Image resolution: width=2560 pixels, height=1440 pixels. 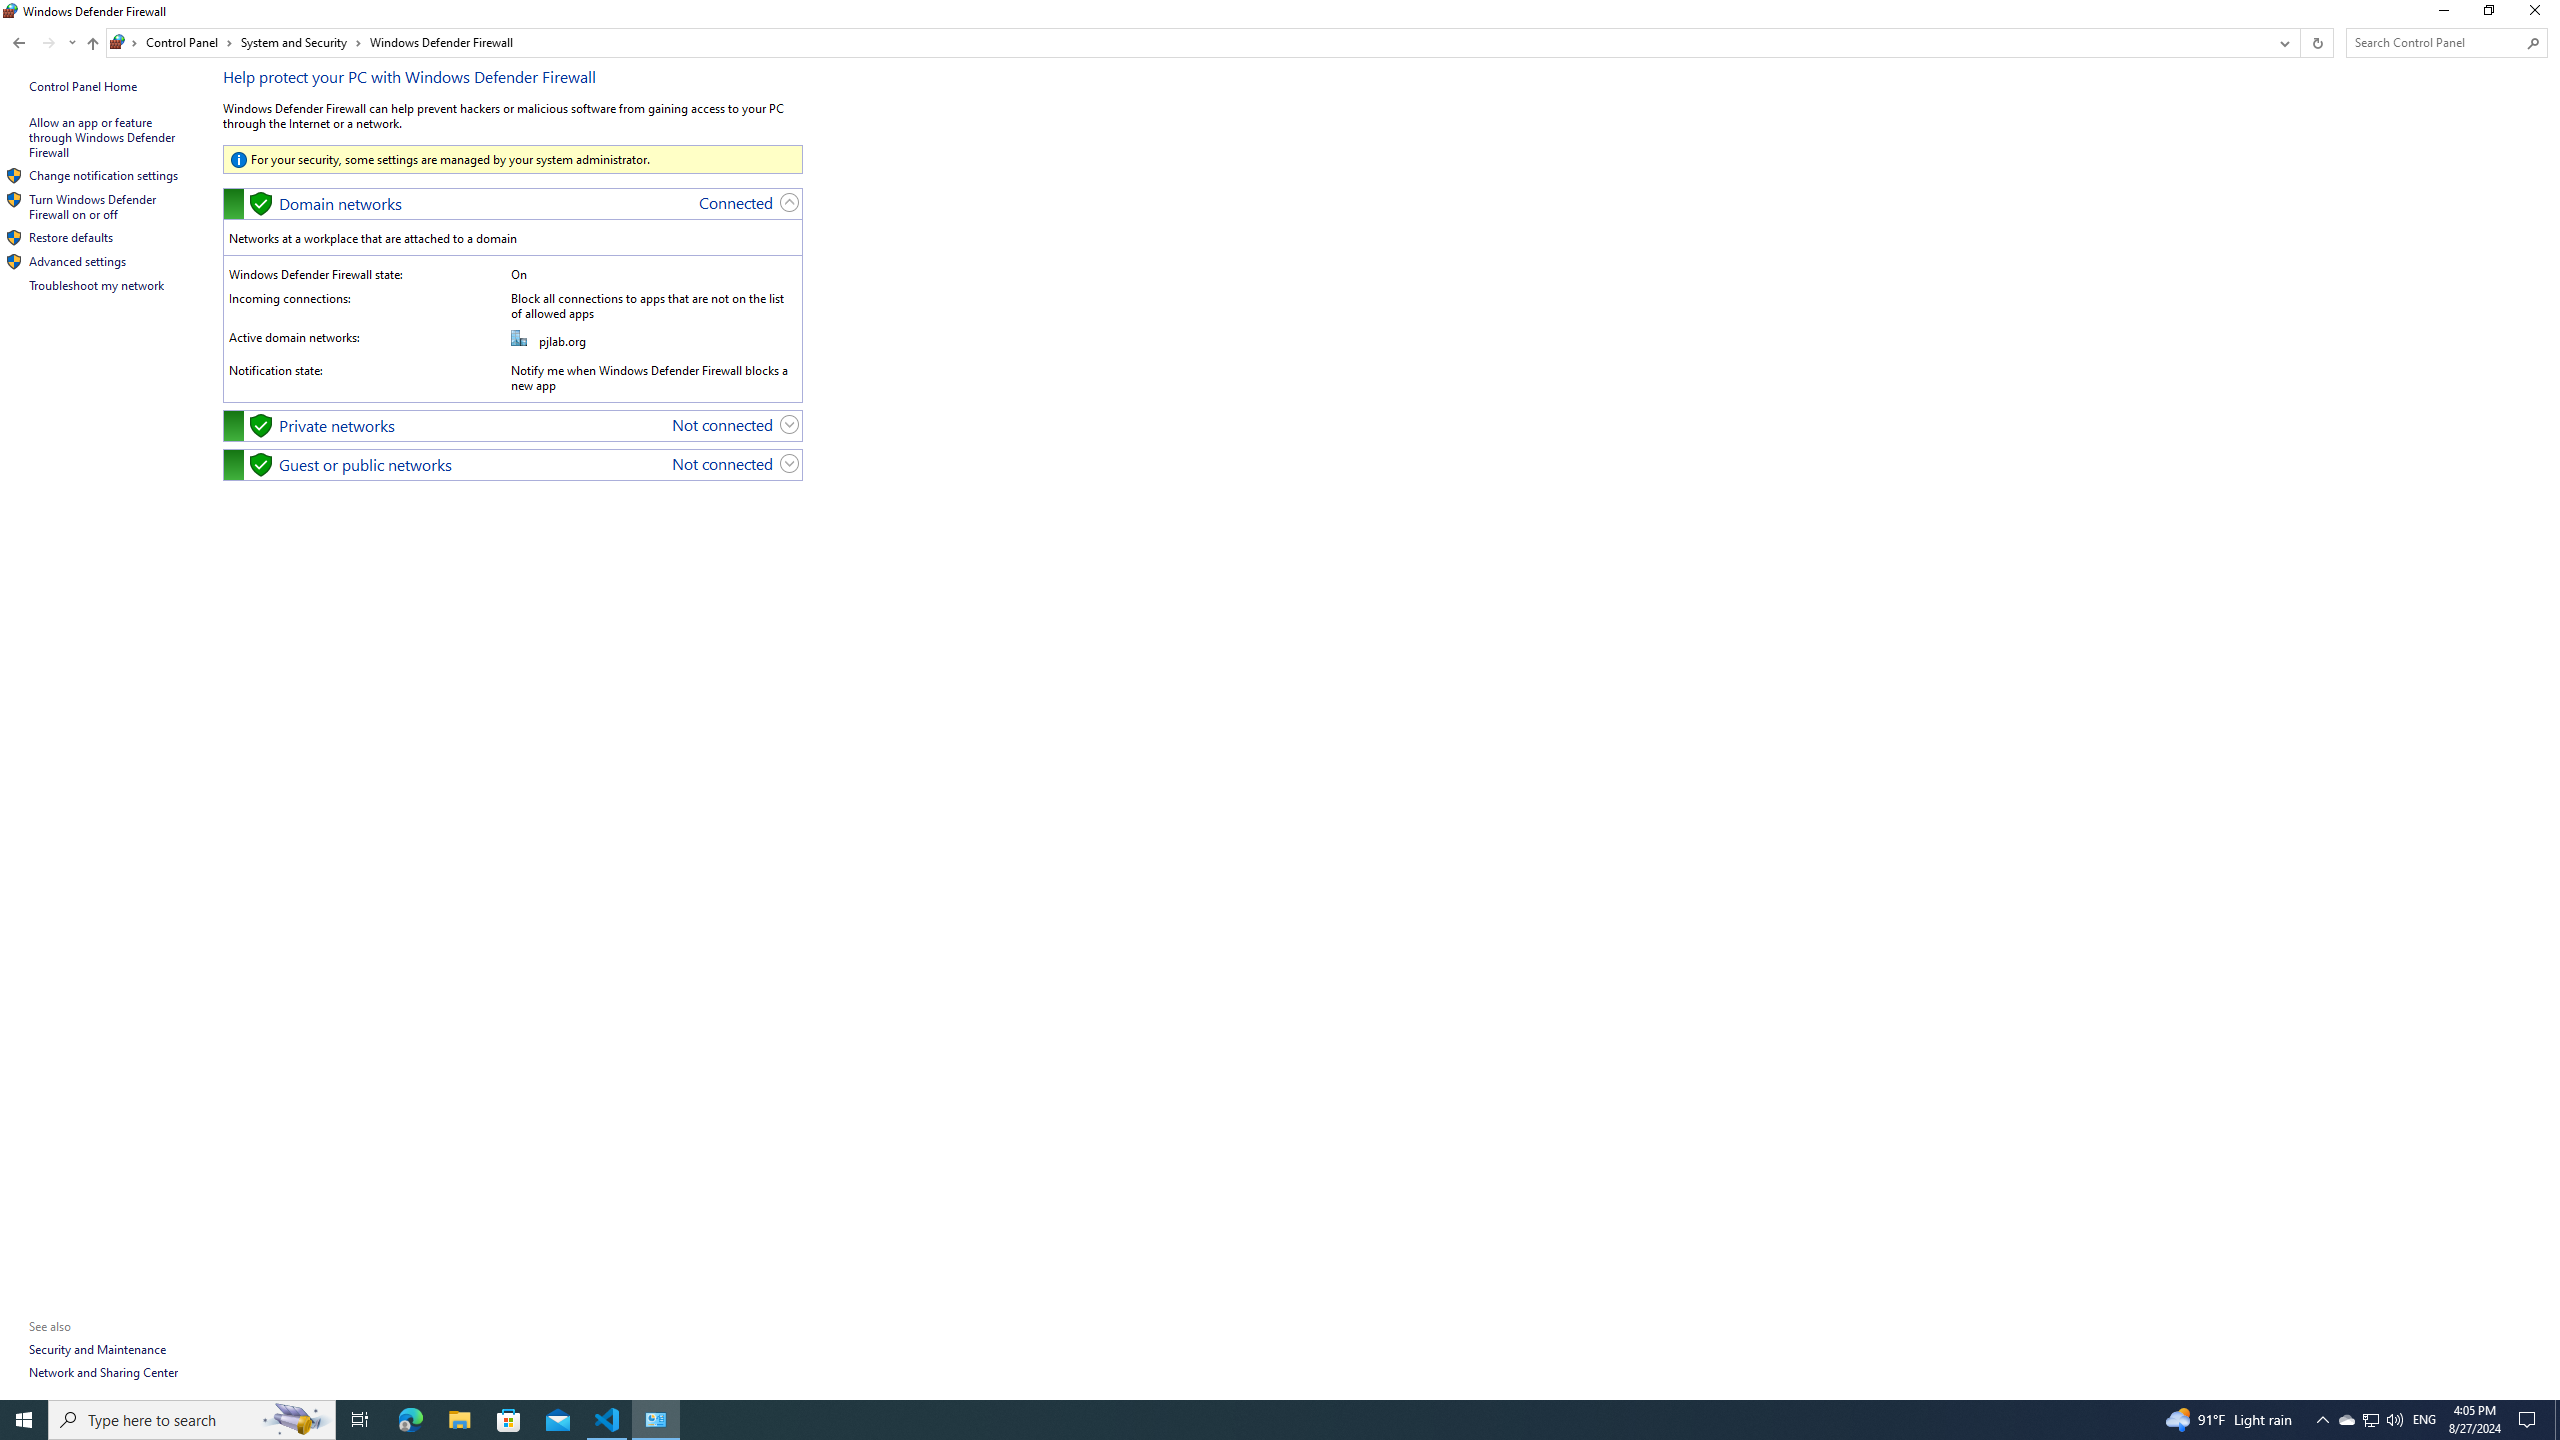 I want to click on 'System', so click(x=11, y=9).